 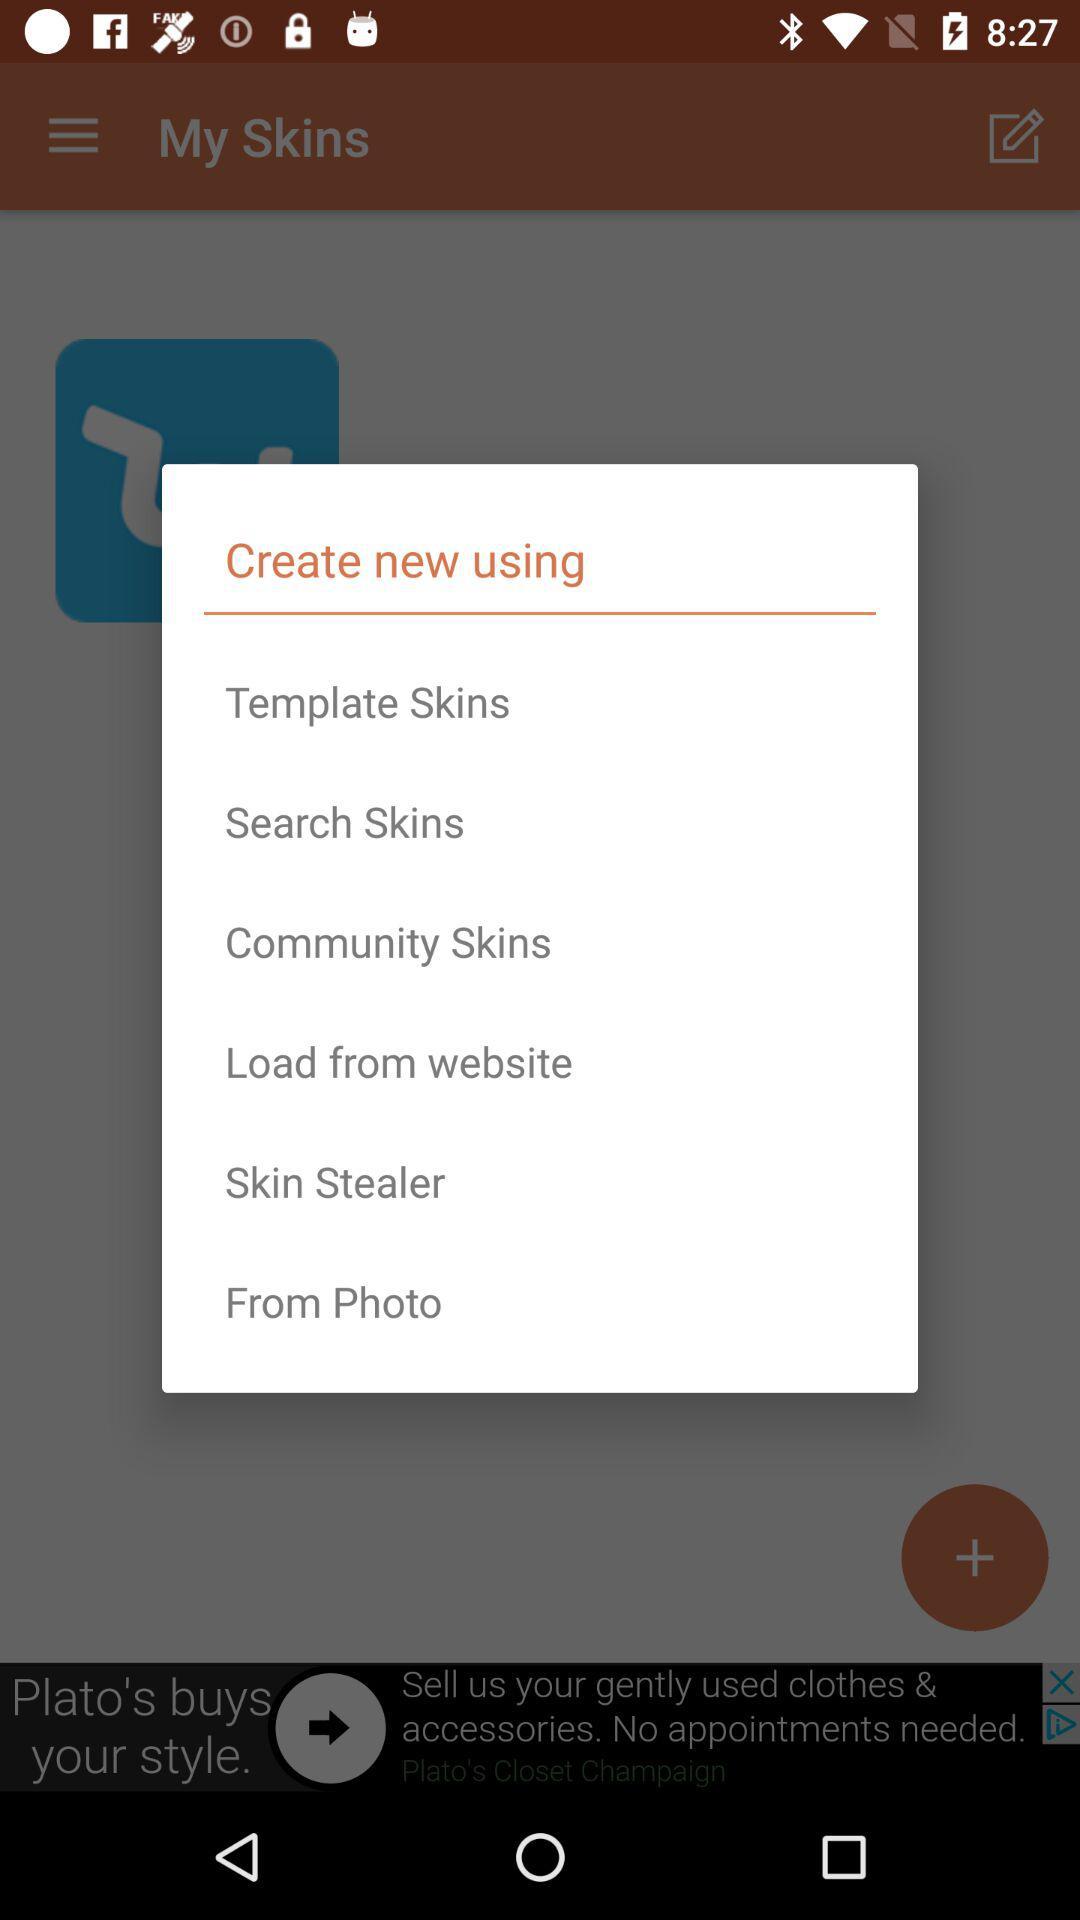 I want to click on item below search skins icon, so click(x=540, y=940).